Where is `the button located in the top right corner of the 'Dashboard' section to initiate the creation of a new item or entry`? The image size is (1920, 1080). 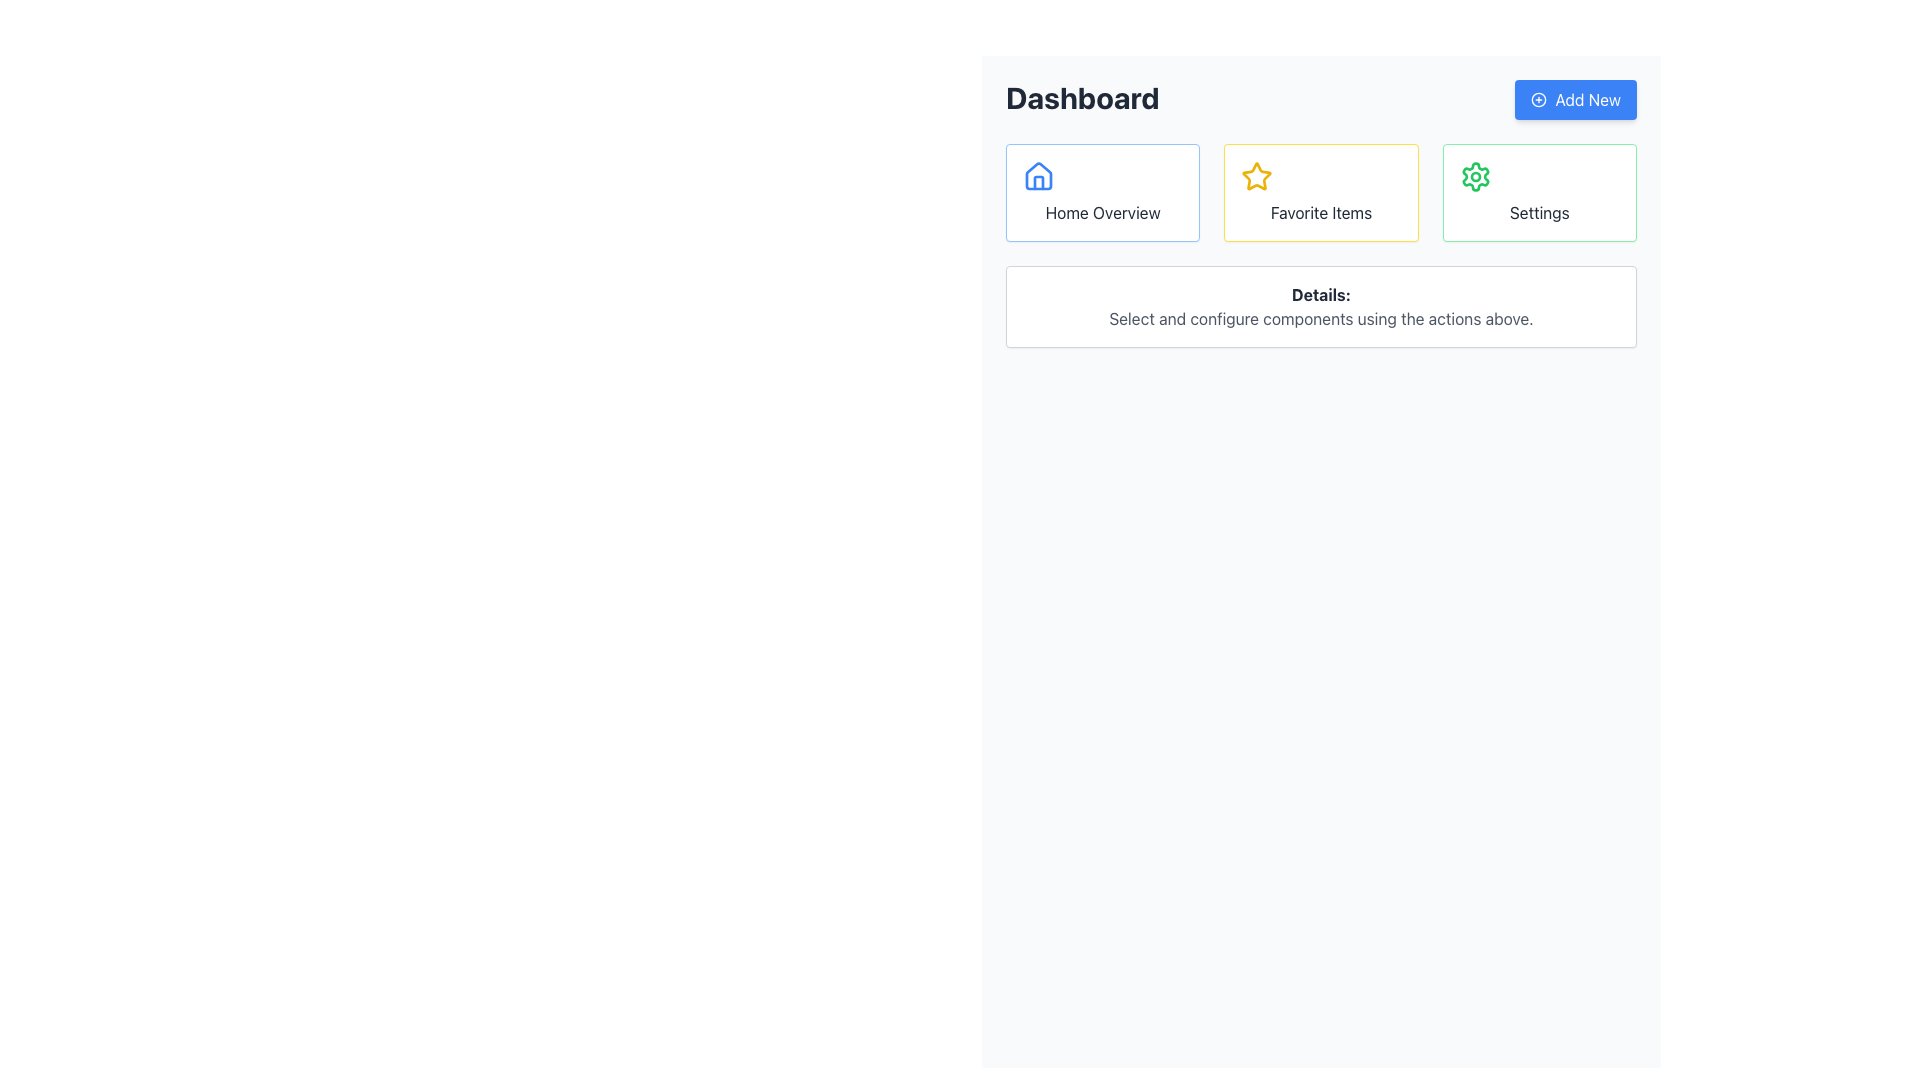
the button located in the top right corner of the 'Dashboard' section to initiate the creation of a new item or entry is located at coordinates (1575, 100).